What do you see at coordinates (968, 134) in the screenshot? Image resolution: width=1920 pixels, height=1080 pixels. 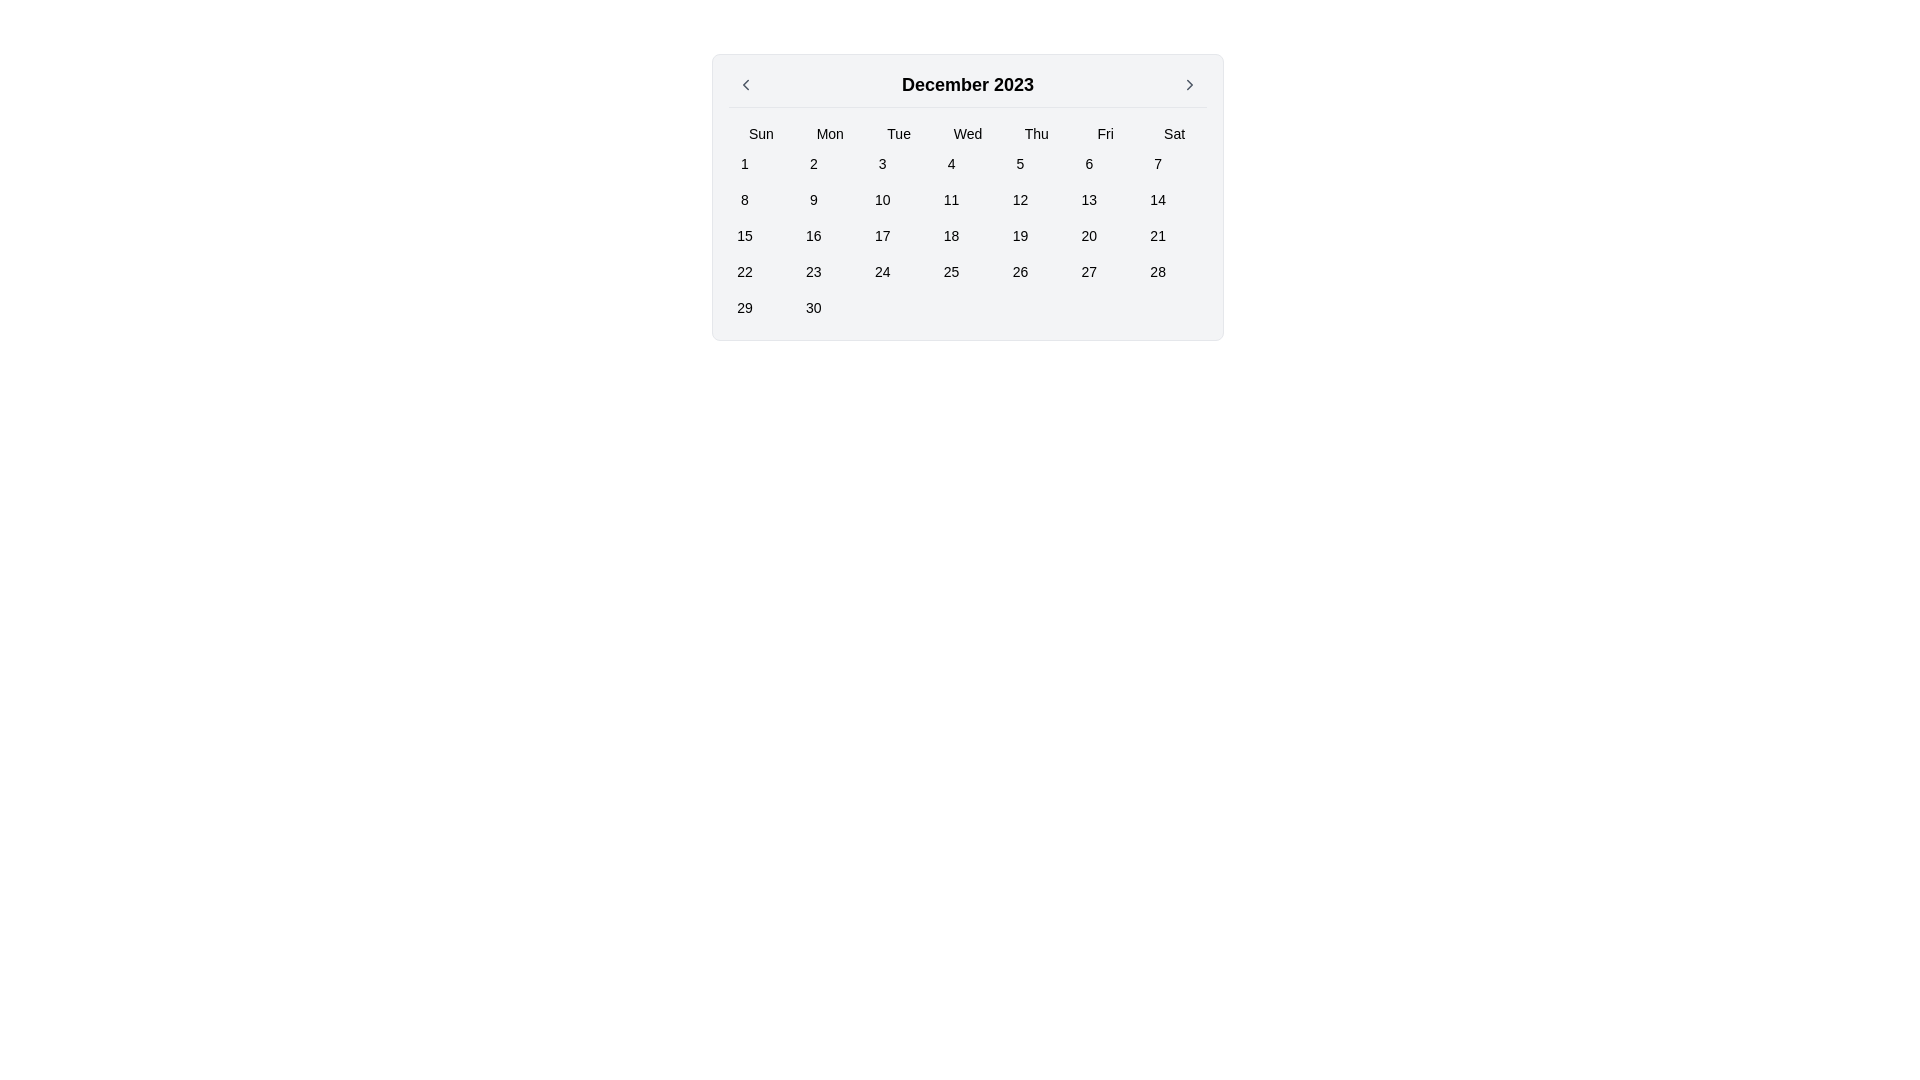 I see `the static text label displaying 'Wed', which is the abbreviation for Wednesday, located in the calendar widget` at bounding box center [968, 134].